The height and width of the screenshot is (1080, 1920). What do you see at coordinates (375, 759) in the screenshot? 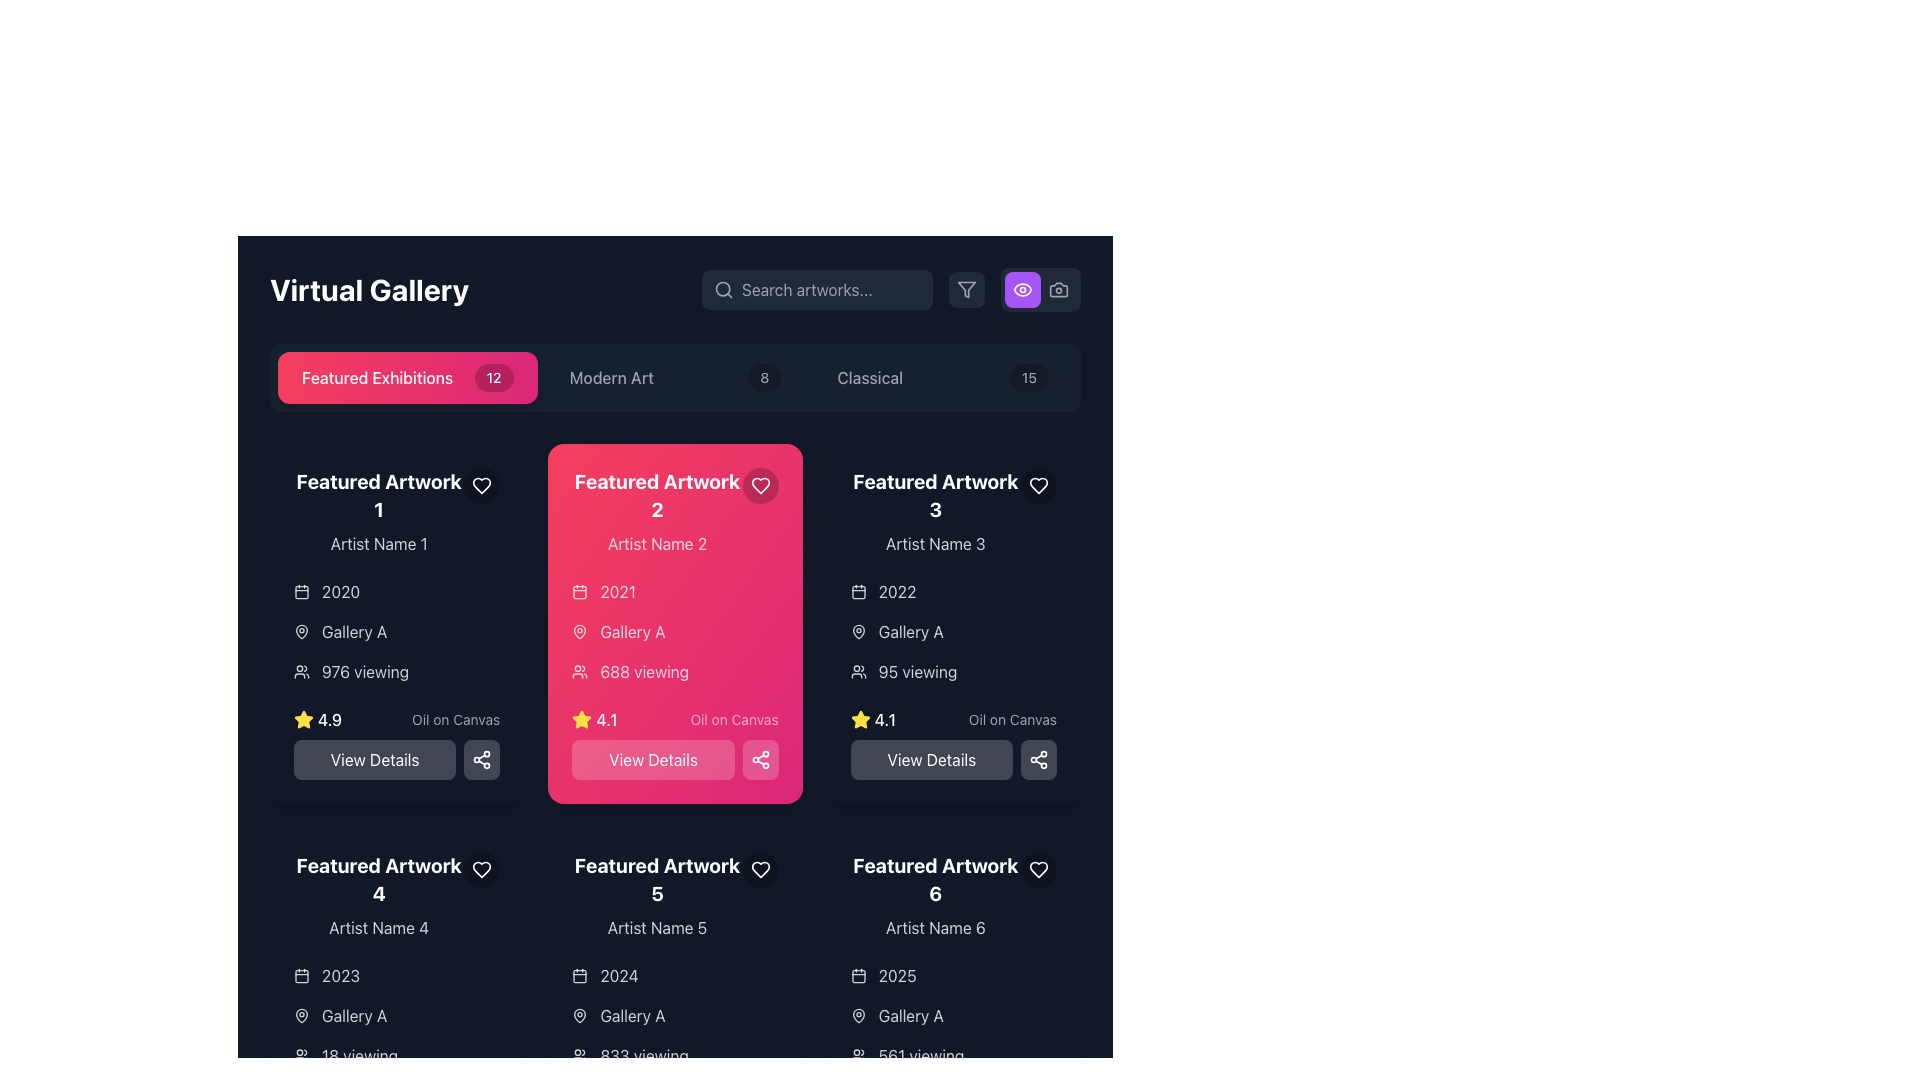
I see `the 'View Details' button, which is a rectangular button with rounded corners and a grayish background` at bounding box center [375, 759].